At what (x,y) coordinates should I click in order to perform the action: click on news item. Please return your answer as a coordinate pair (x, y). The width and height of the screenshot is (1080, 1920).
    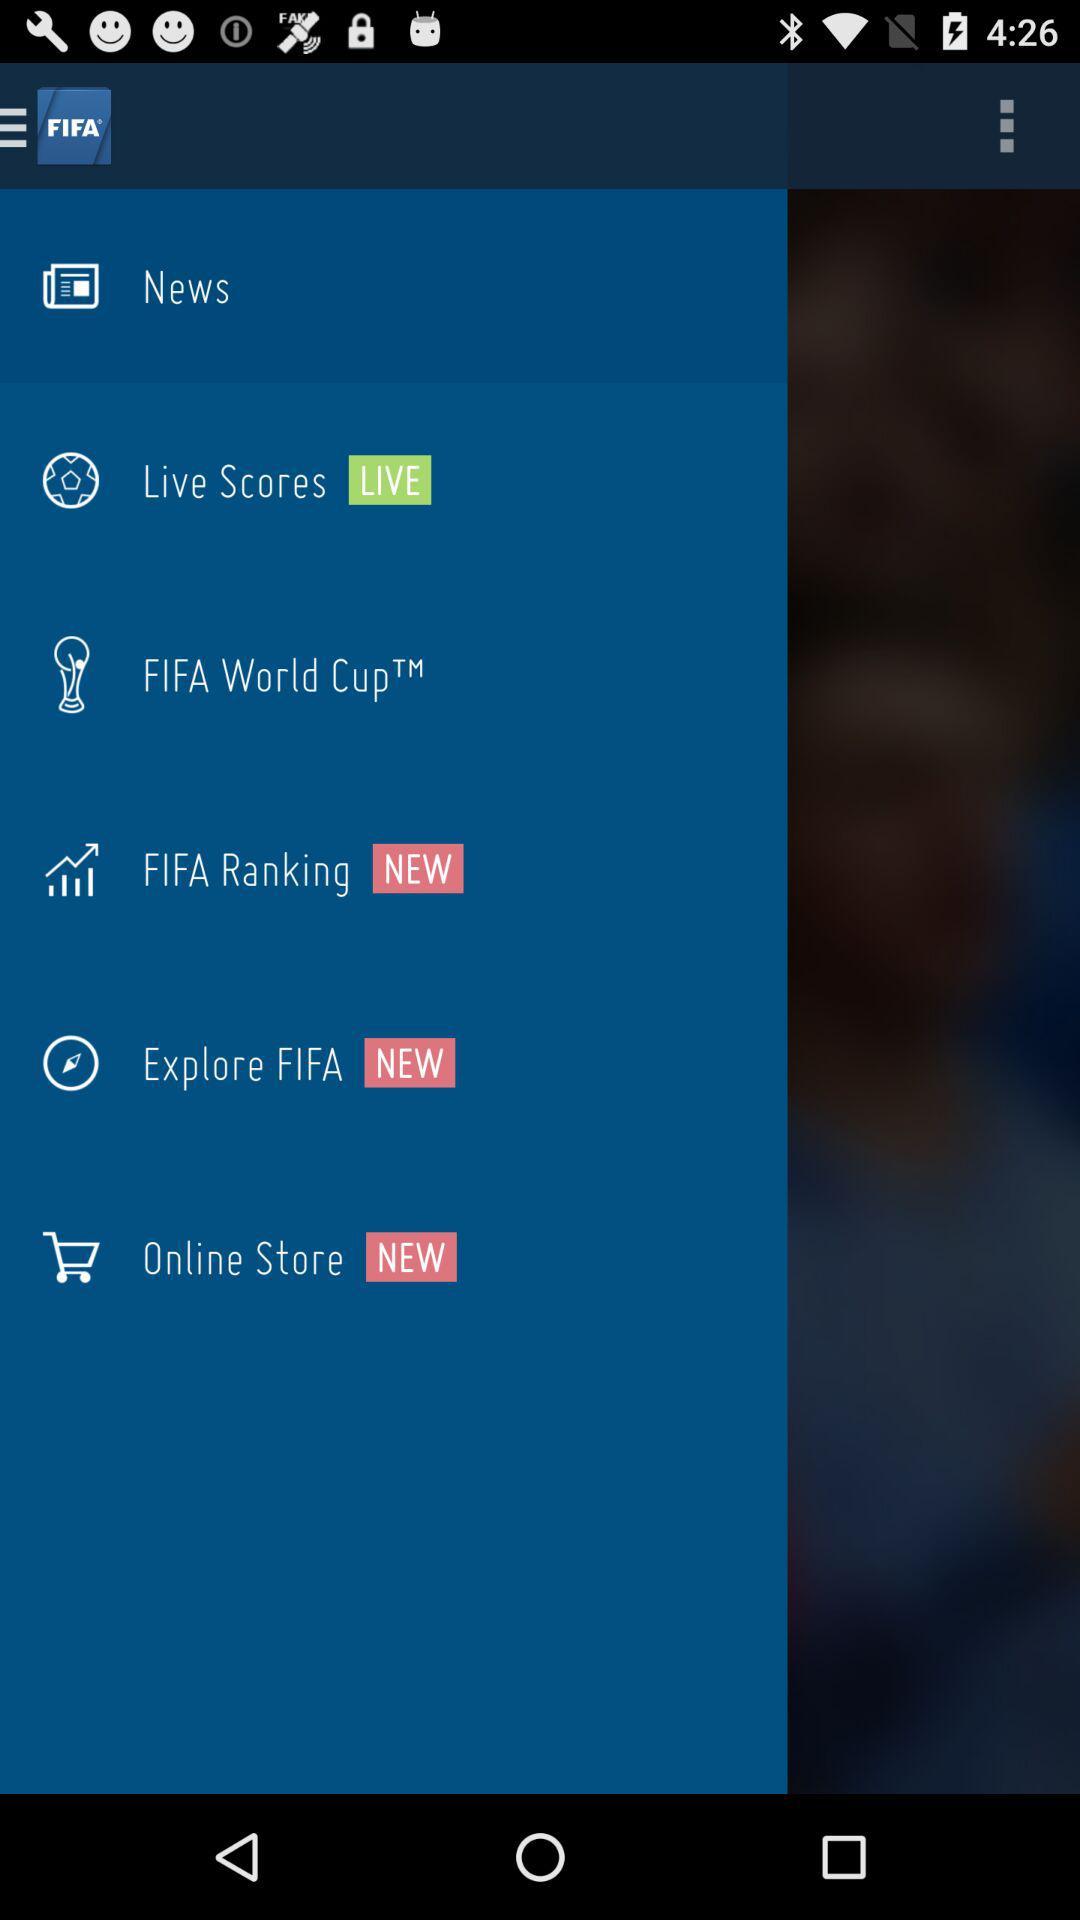
    Looking at the image, I should click on (186, 285).